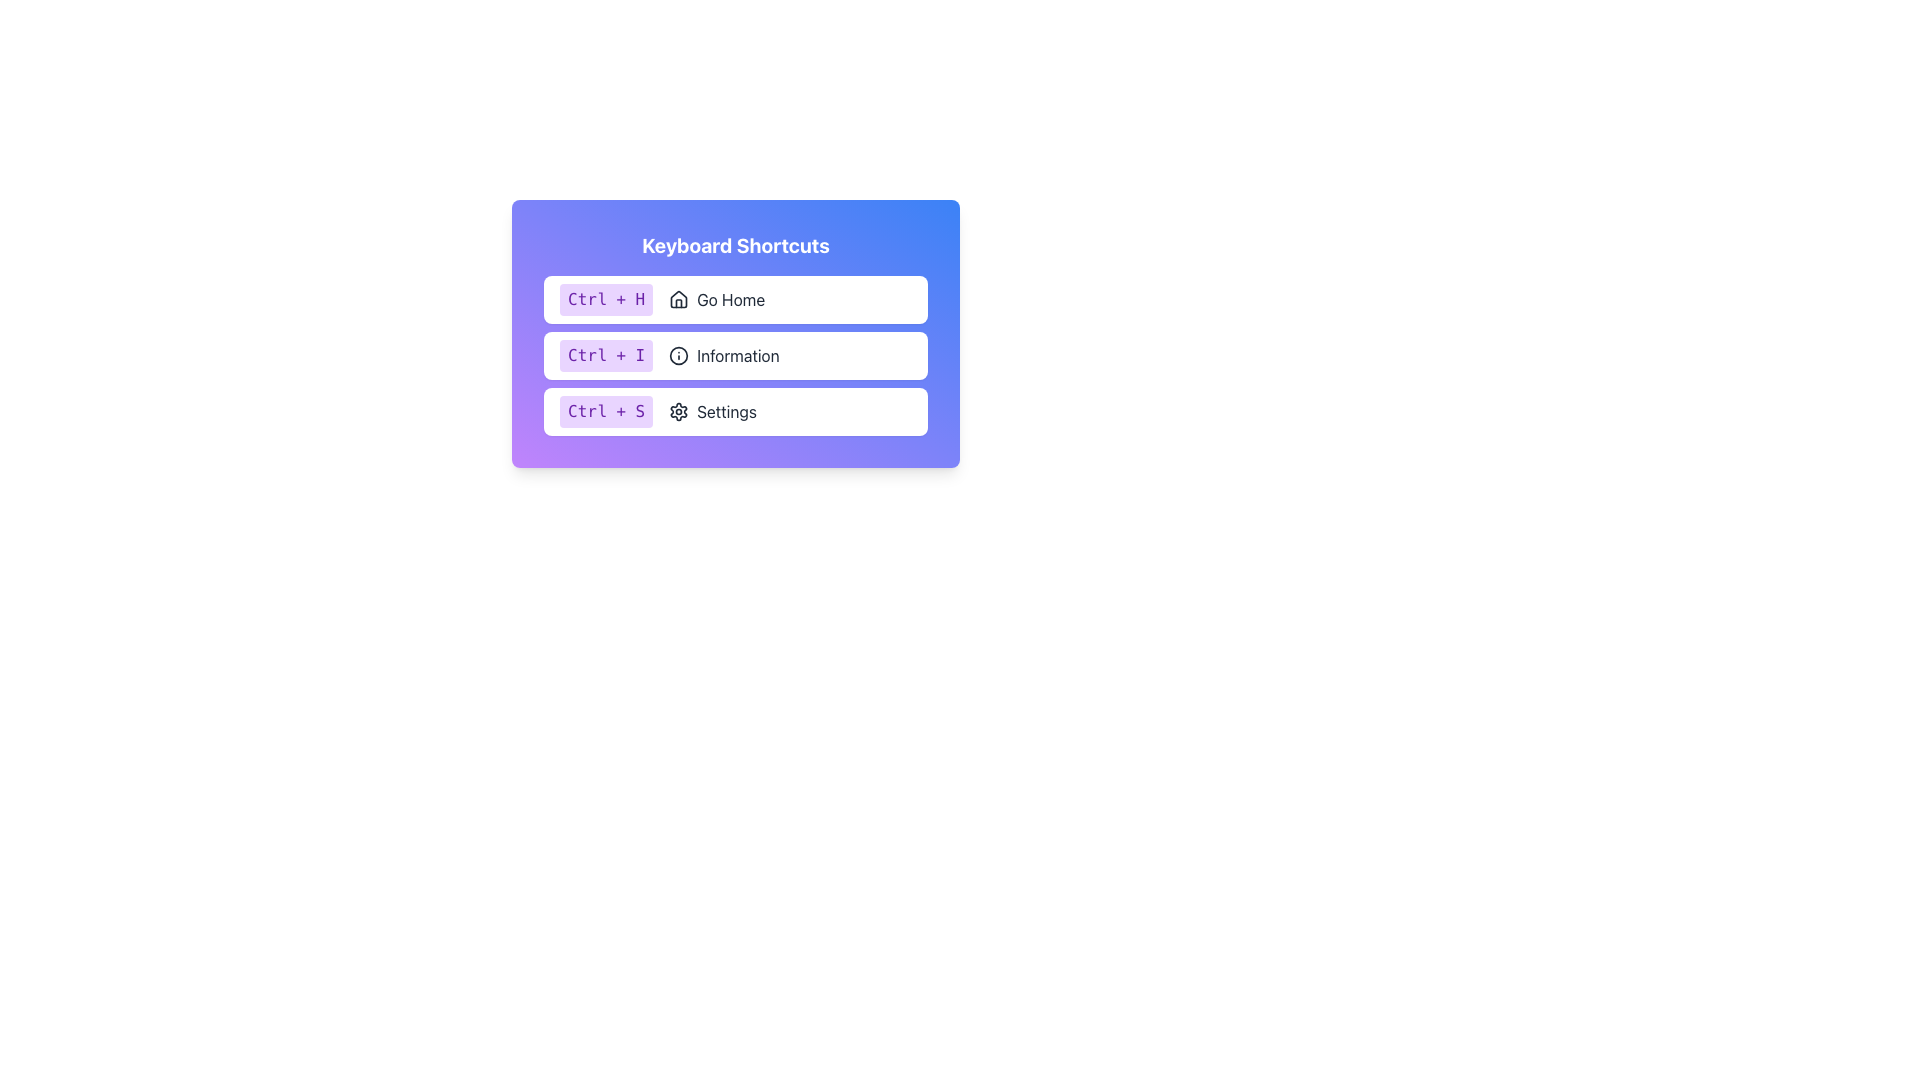  I want to click on the 'Information' Text Label element, which displays the text in a dark font color on a light background, positioned in the center column of a three-row layout, so click(737, 354).